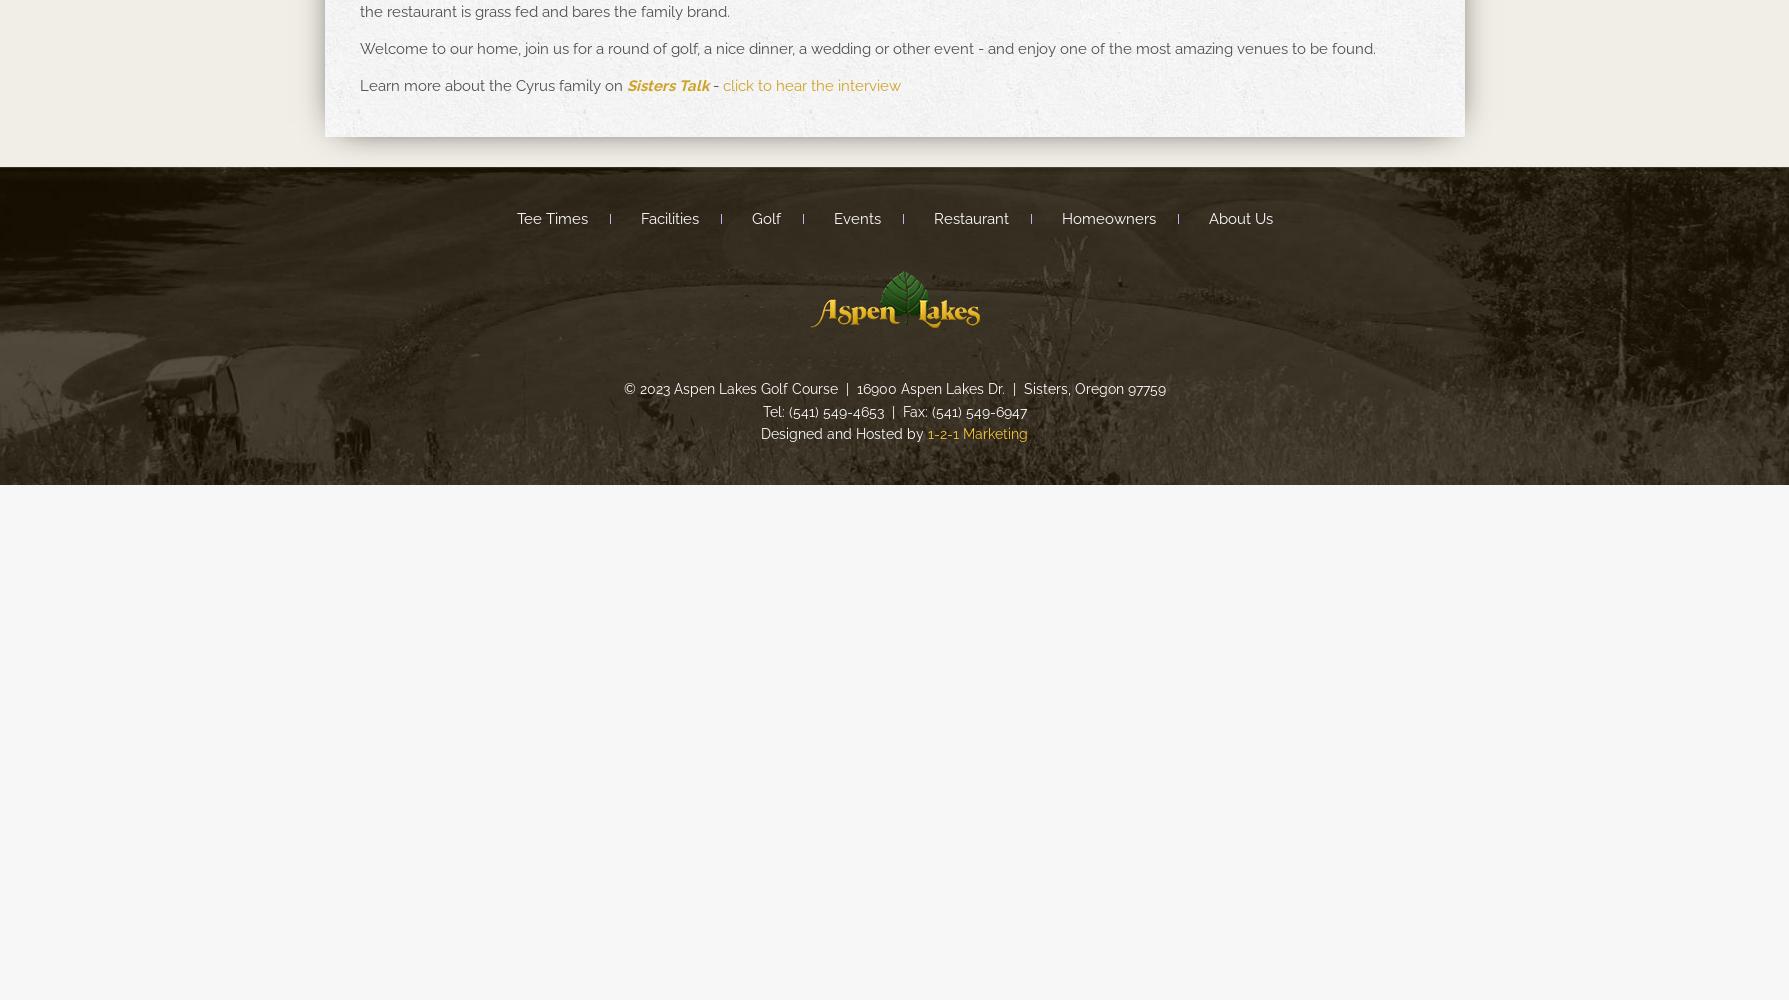 Image resolution: width=1789 pixels, height=1000 pixels. Describe the element at coordinates (765, 218) in the screenshot. I see `'Golf'` at that location.